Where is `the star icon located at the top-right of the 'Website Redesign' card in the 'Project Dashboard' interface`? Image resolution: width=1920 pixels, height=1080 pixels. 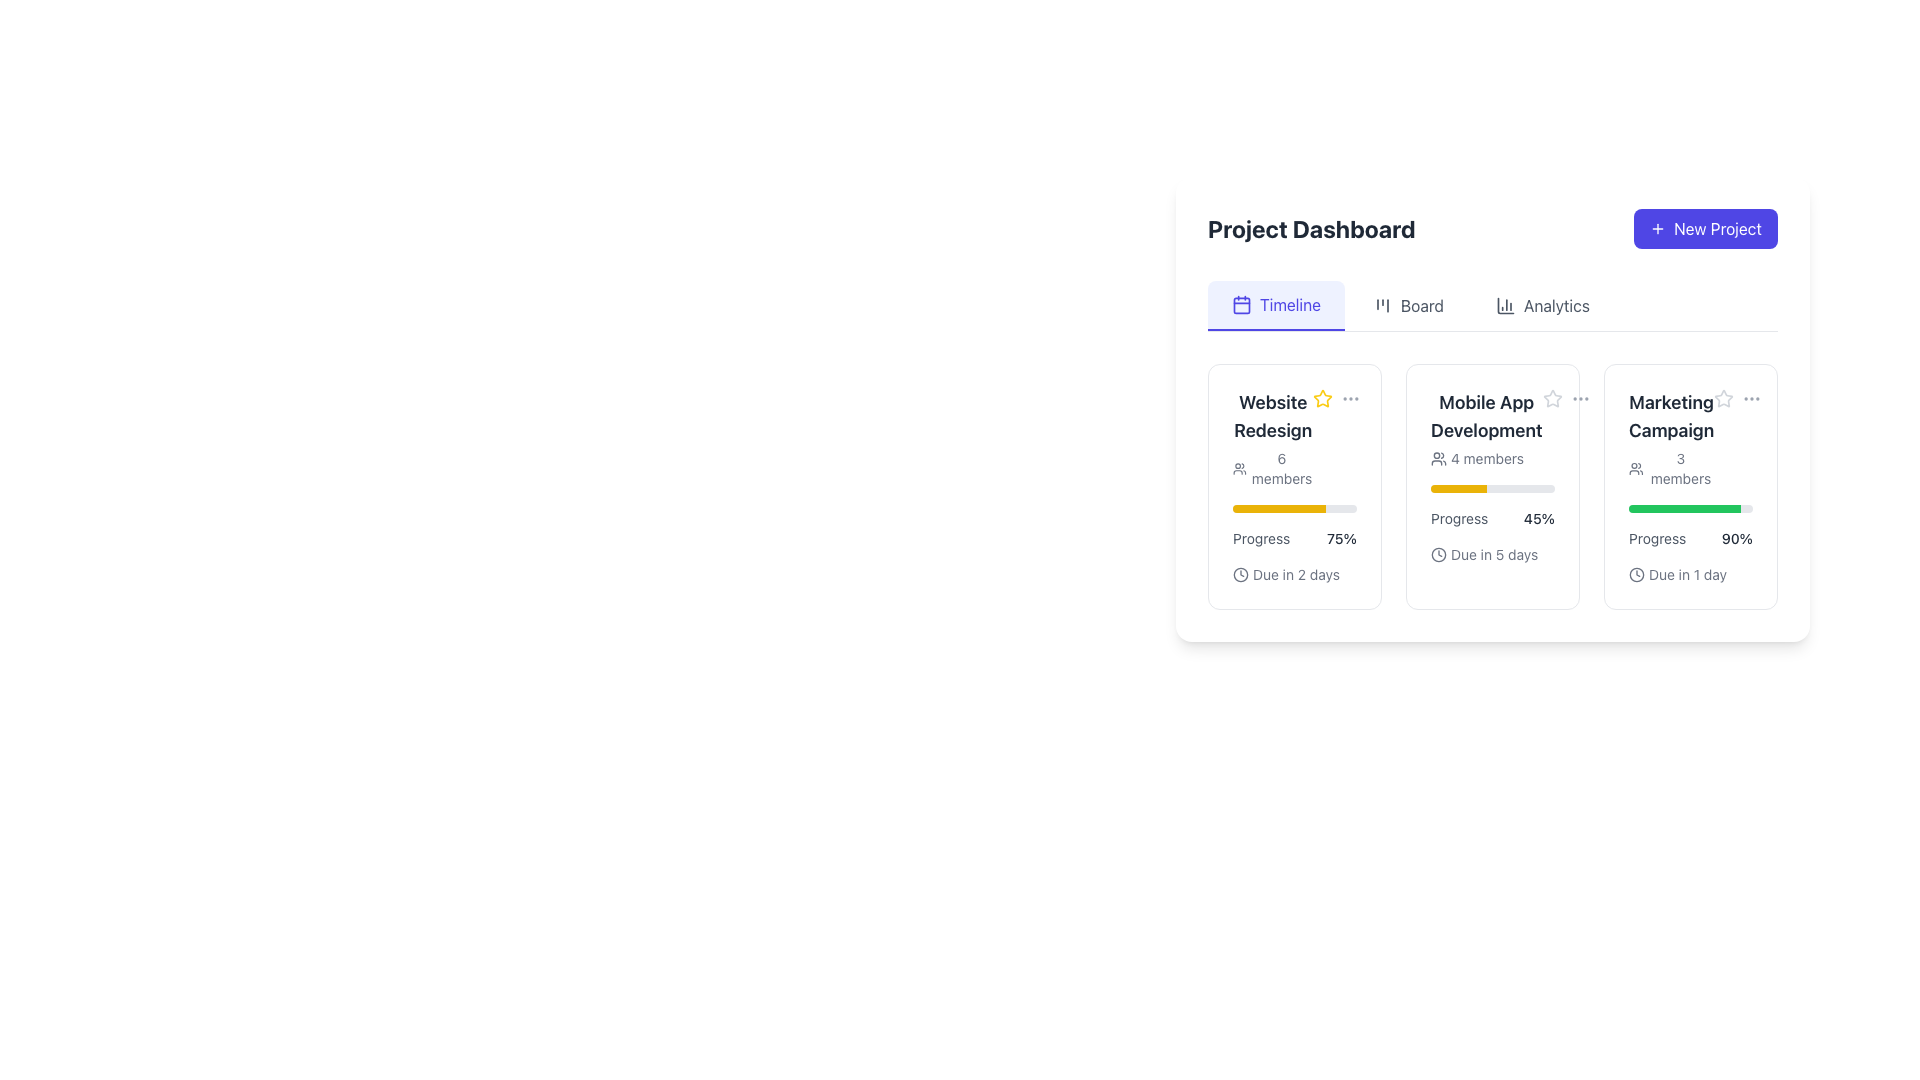 the star icon located at the top-right of the 'Website Redesign' card in the 'Project Dashboard' interface is located at coordinates (1323, 398).